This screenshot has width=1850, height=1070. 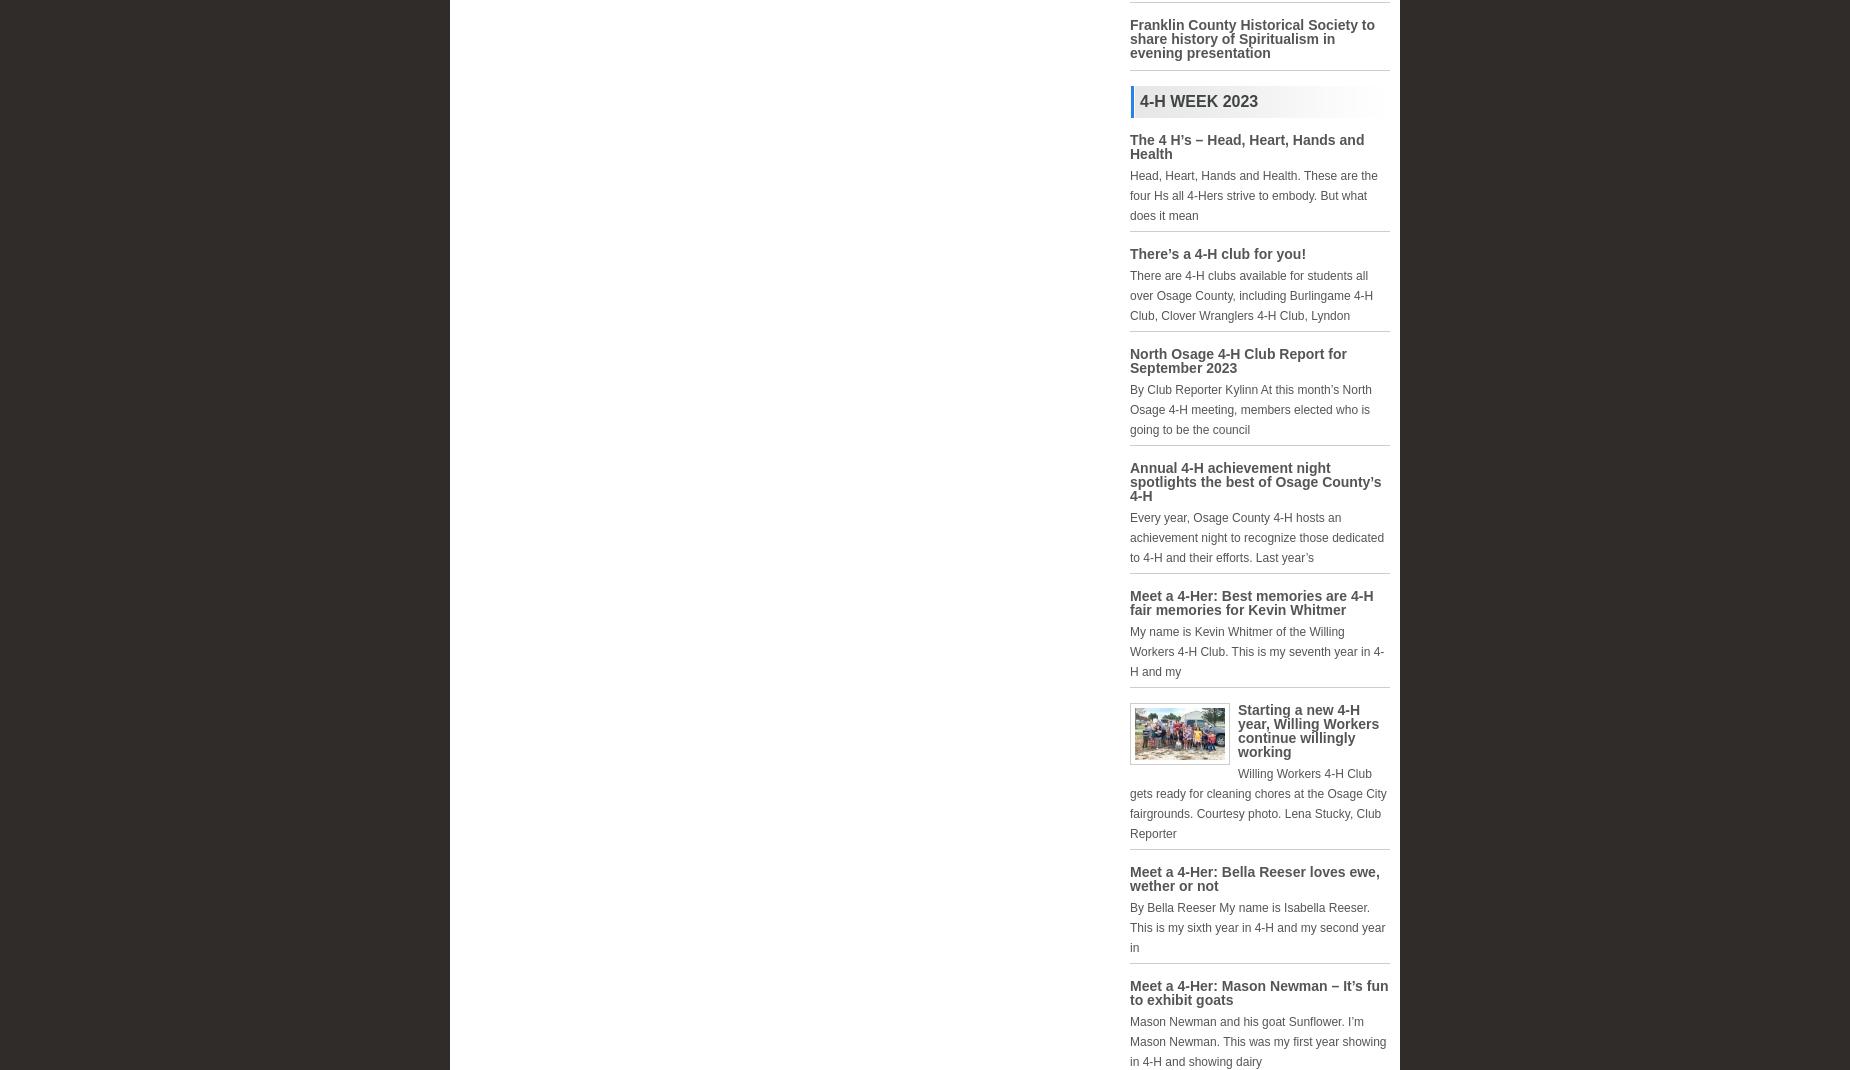 I want to click on 'Annual 4-H achievement night spotlights the best of Osage County’s 4-H', so click(x=1128, y=482).